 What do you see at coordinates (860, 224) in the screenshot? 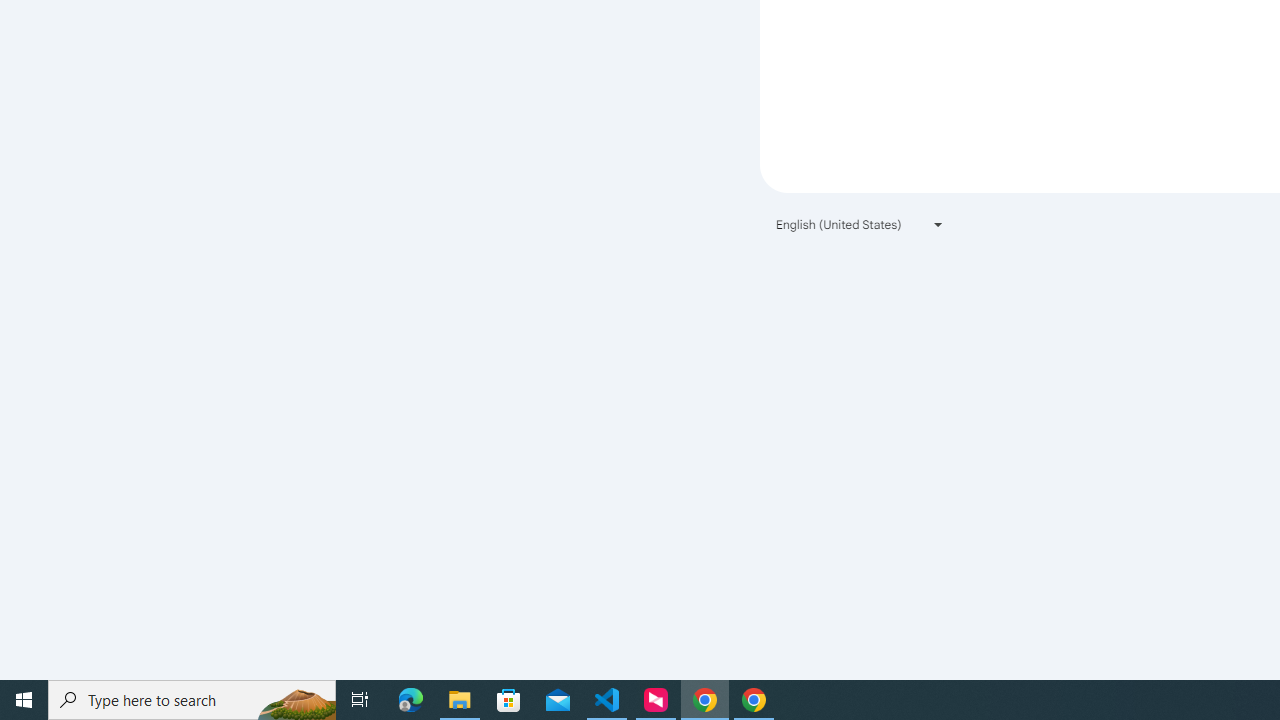
I see `'English (United States)'` at bounding box center [860, 224].